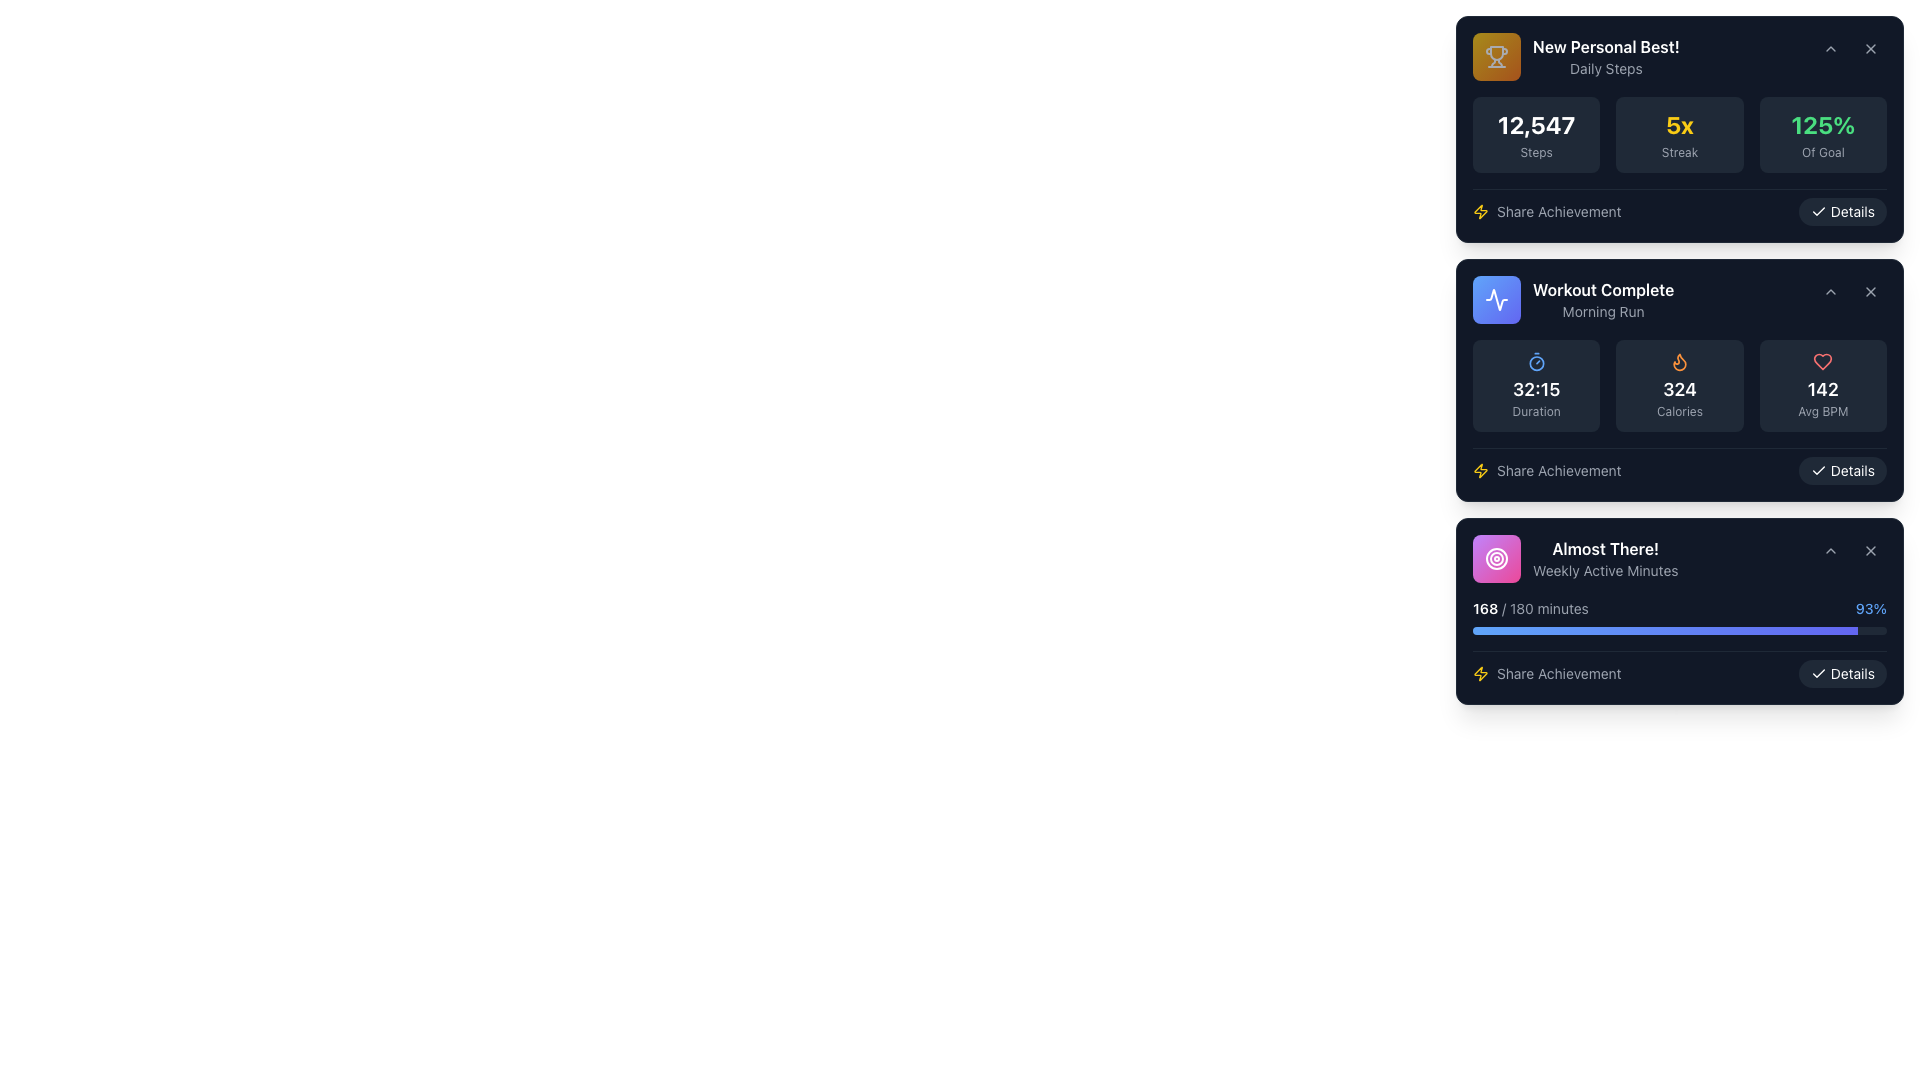 The height and width of the screenshot is (1080, 1920). Describe the element at coordinates (1818, 674) in the screenshot. I see `the completion state icon located to the right of the 'Details' button in the bottom-right corner of the 'Workout Complete' card` at that location.